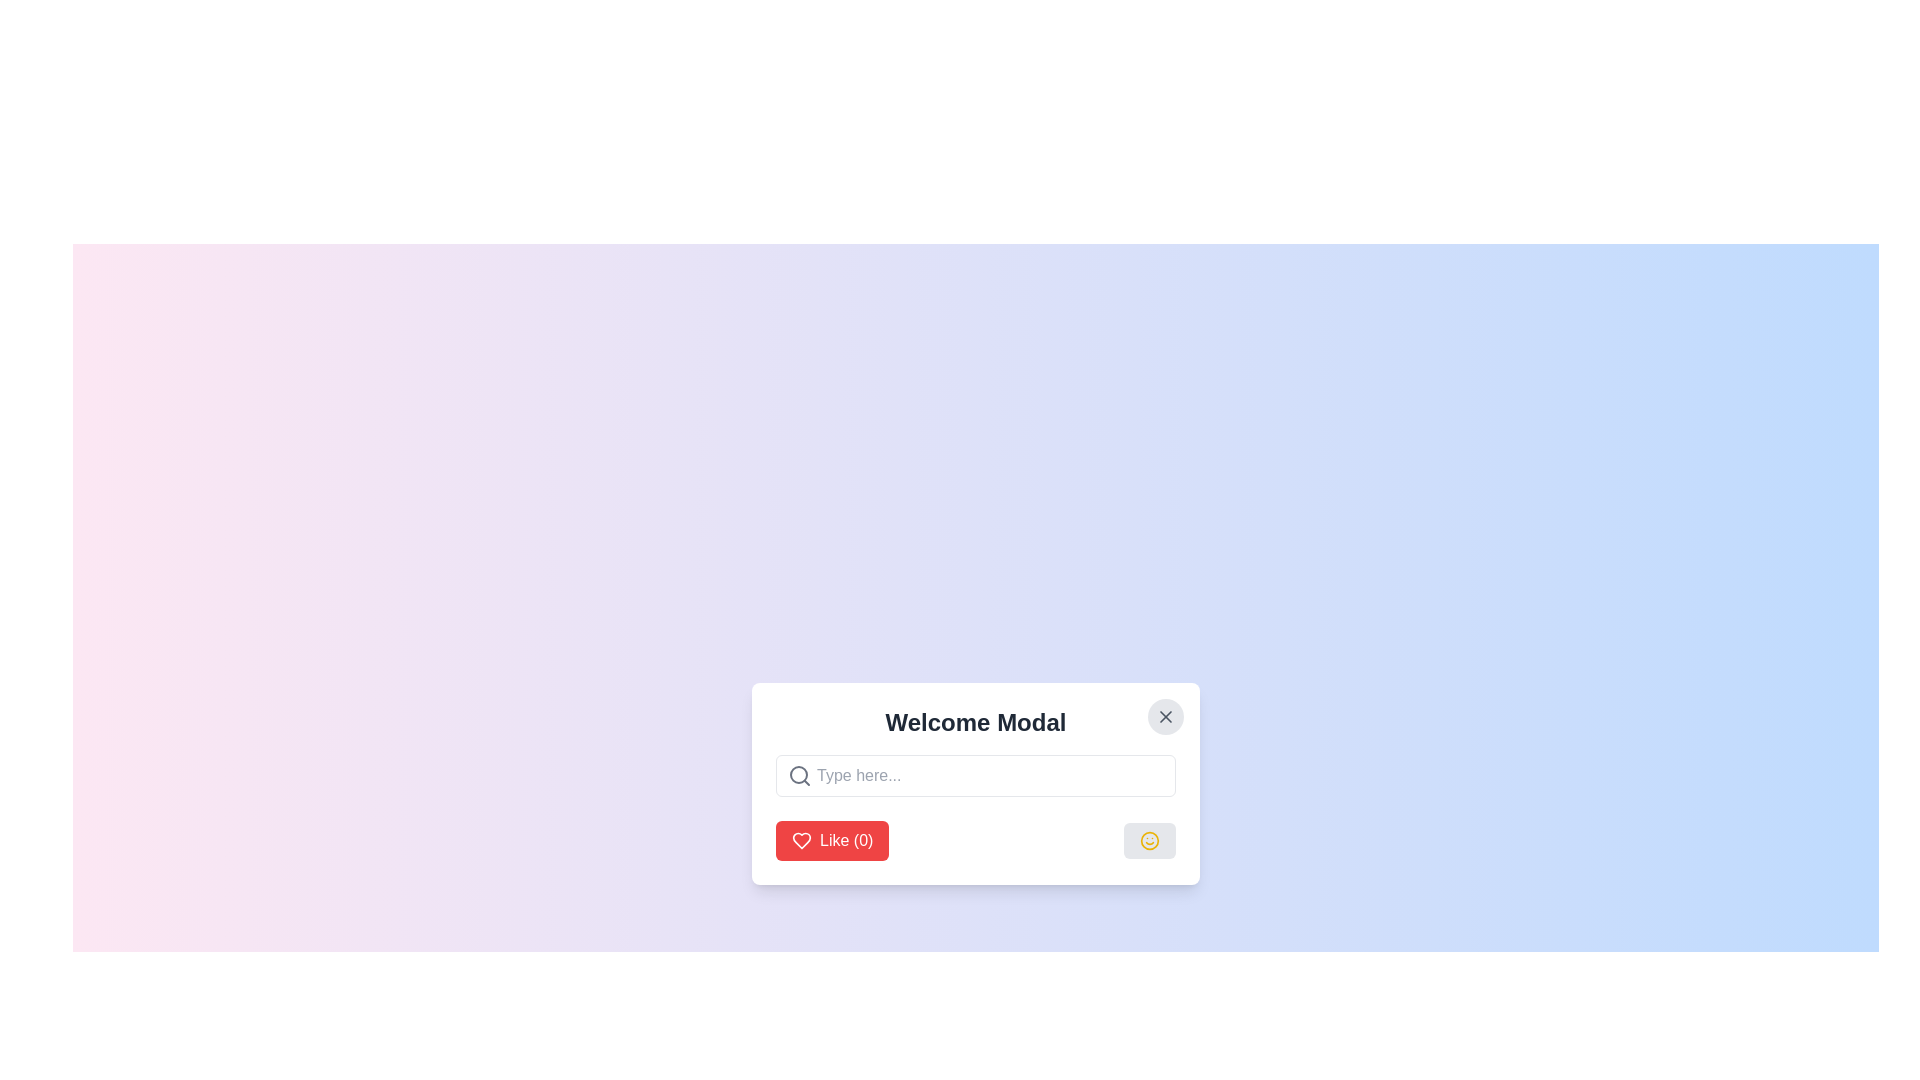 This screenshot has width=1920, height=1080. Describe the element at coordinates (801, 840) in the screenshot. I see `the red heart icon located inside the 'Like (0)' button at the bottom left of the modal window` at that location.